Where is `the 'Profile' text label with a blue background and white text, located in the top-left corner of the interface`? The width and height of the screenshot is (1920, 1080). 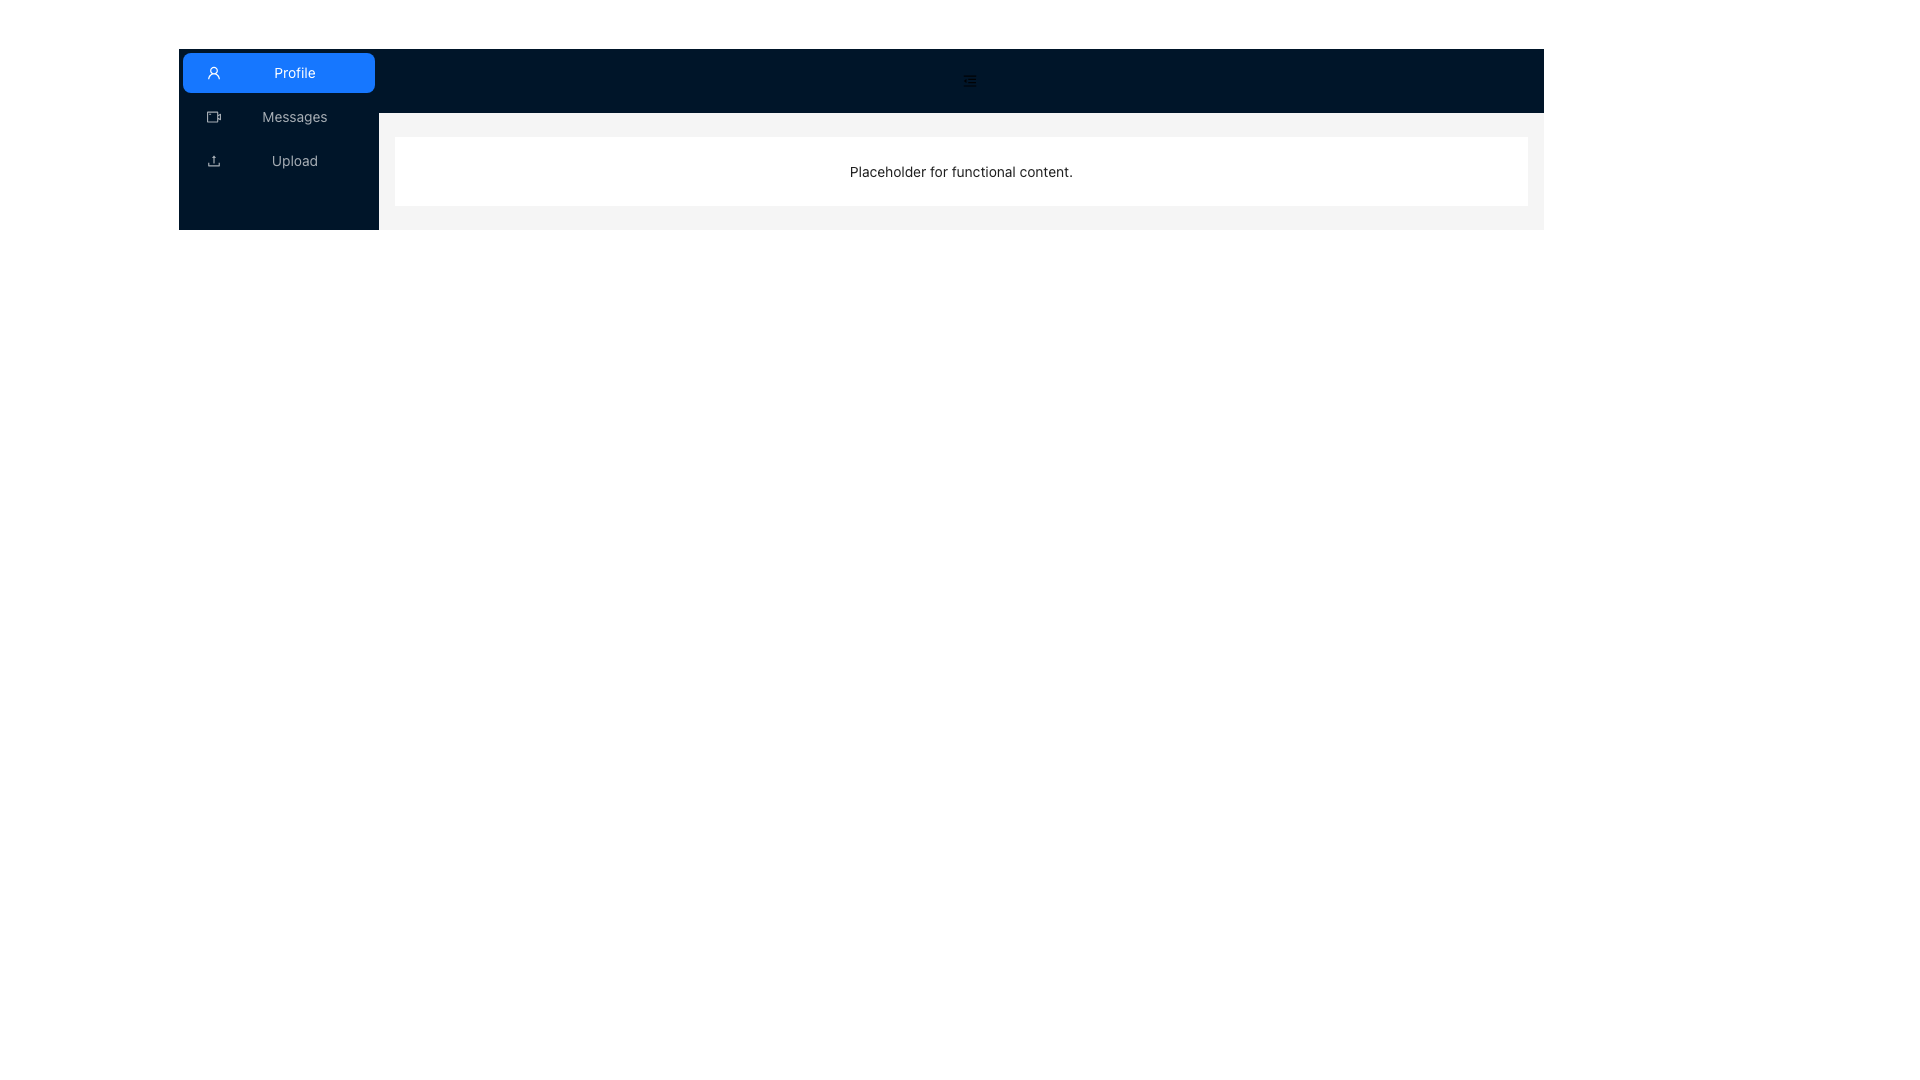 the 'Profile' text label with a blue background and white text, located in the top-left corner of the interface is located at coordinates (293, 72).